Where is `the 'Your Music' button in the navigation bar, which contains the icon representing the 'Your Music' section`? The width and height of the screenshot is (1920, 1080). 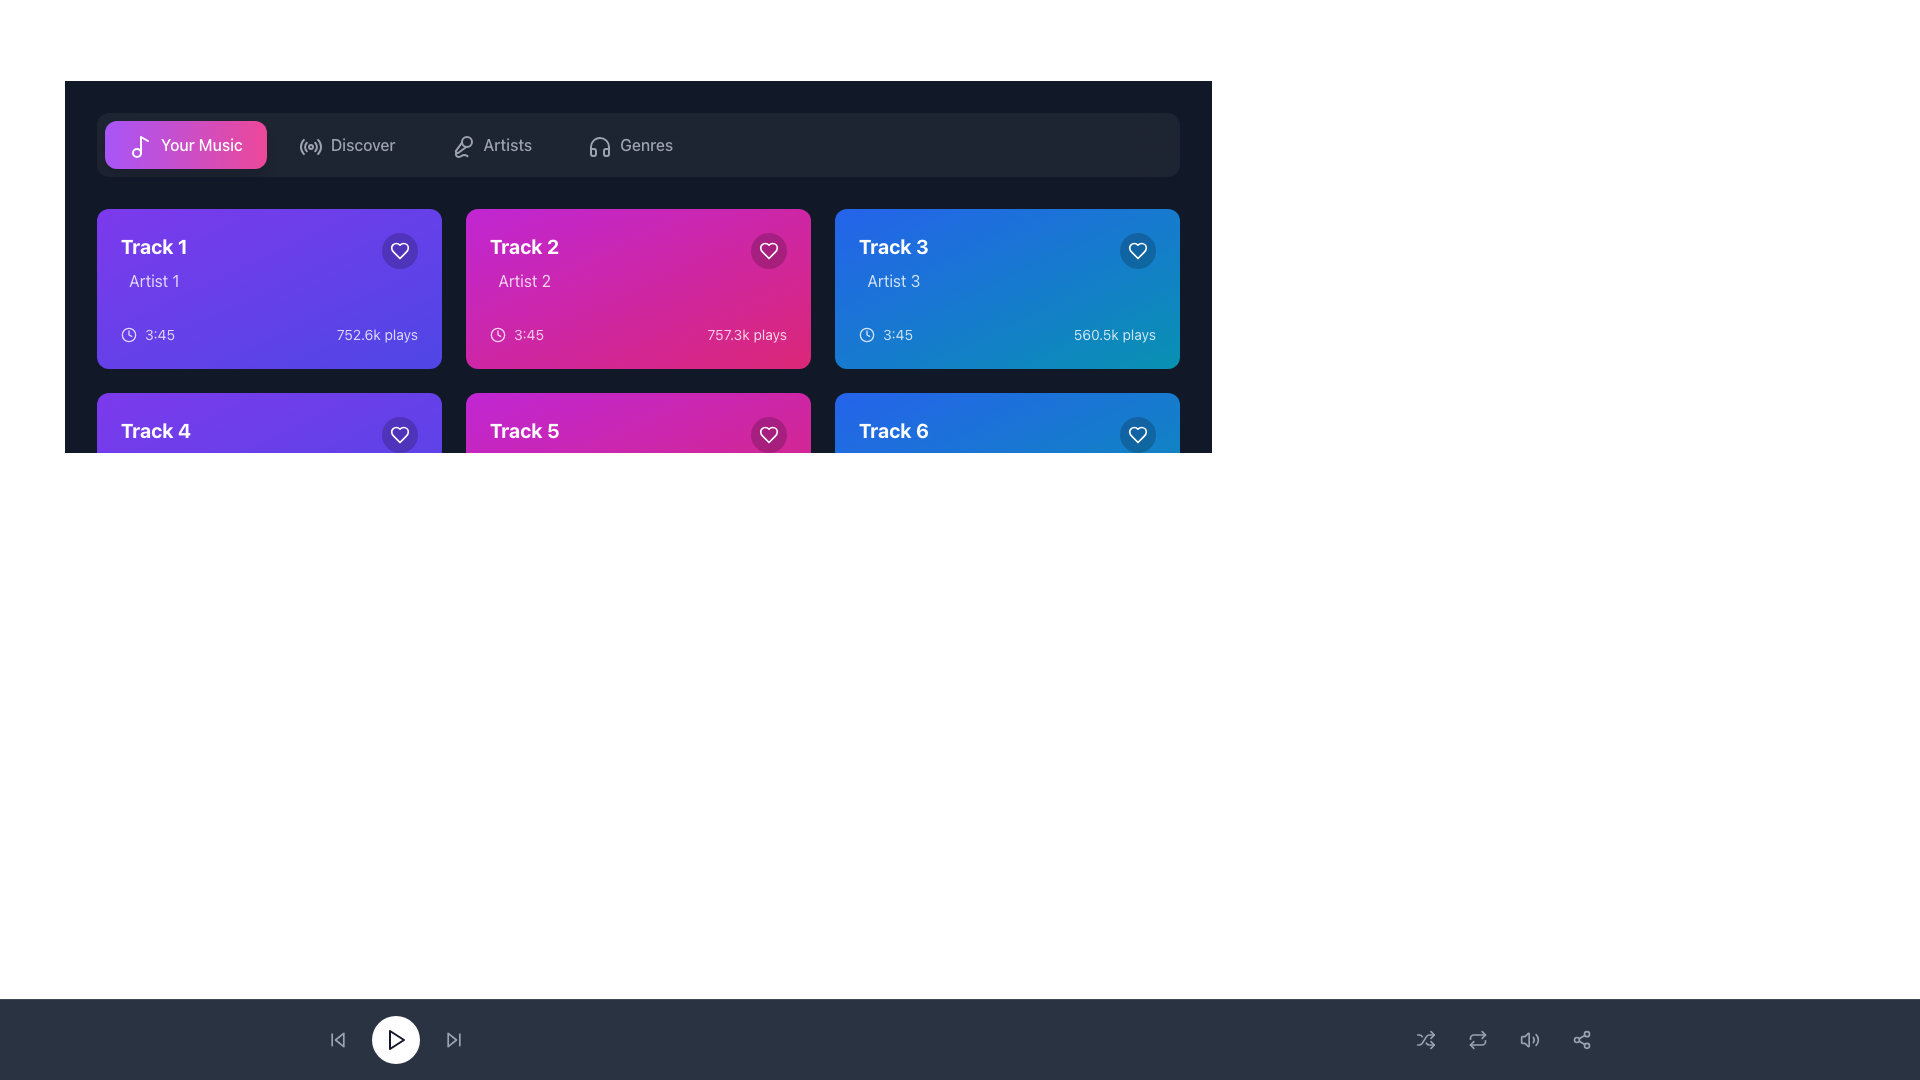
the 'Your Music' button in the navigation bar, which contains the icon representing the 'Your Music' section is located at coordinates (139, 145).